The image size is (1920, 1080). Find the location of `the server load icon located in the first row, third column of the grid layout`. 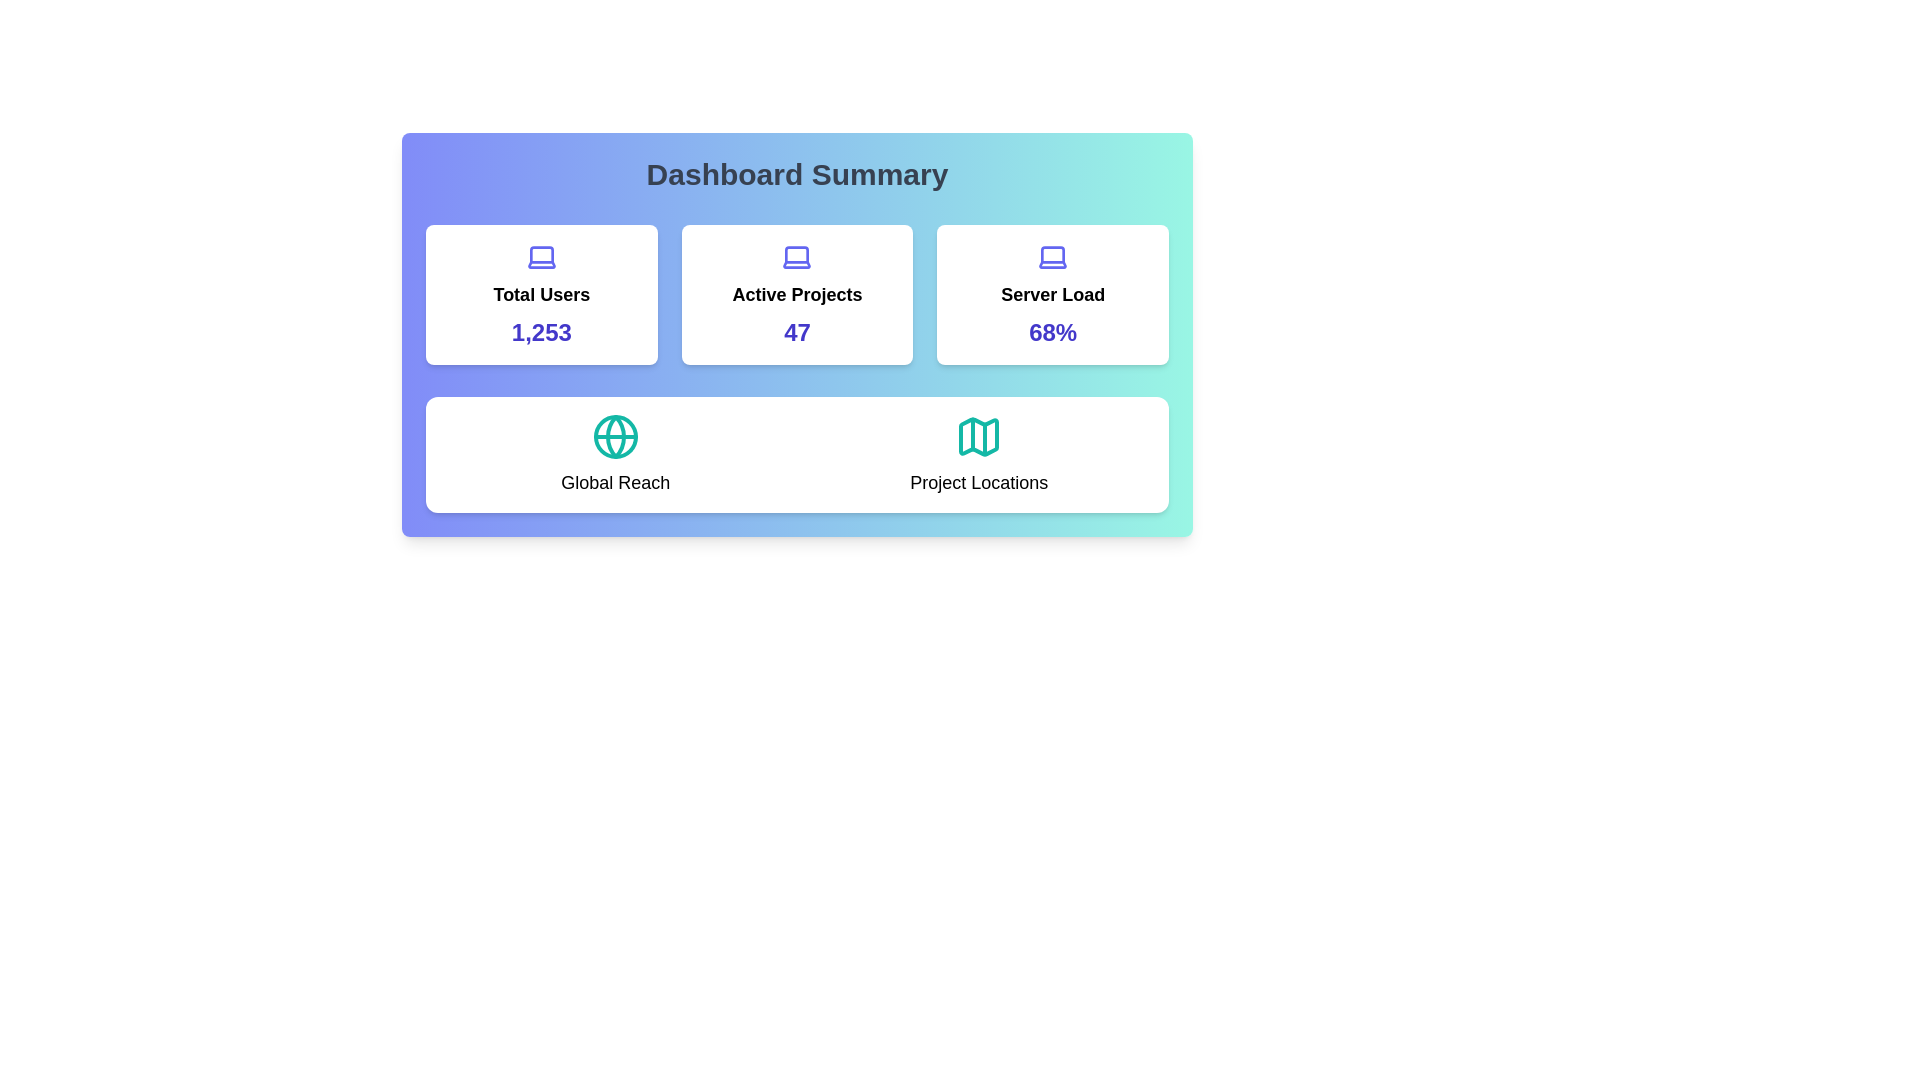

the server load icon located in the first row, third column of the grid layout is located at coordinates (1052, 256).